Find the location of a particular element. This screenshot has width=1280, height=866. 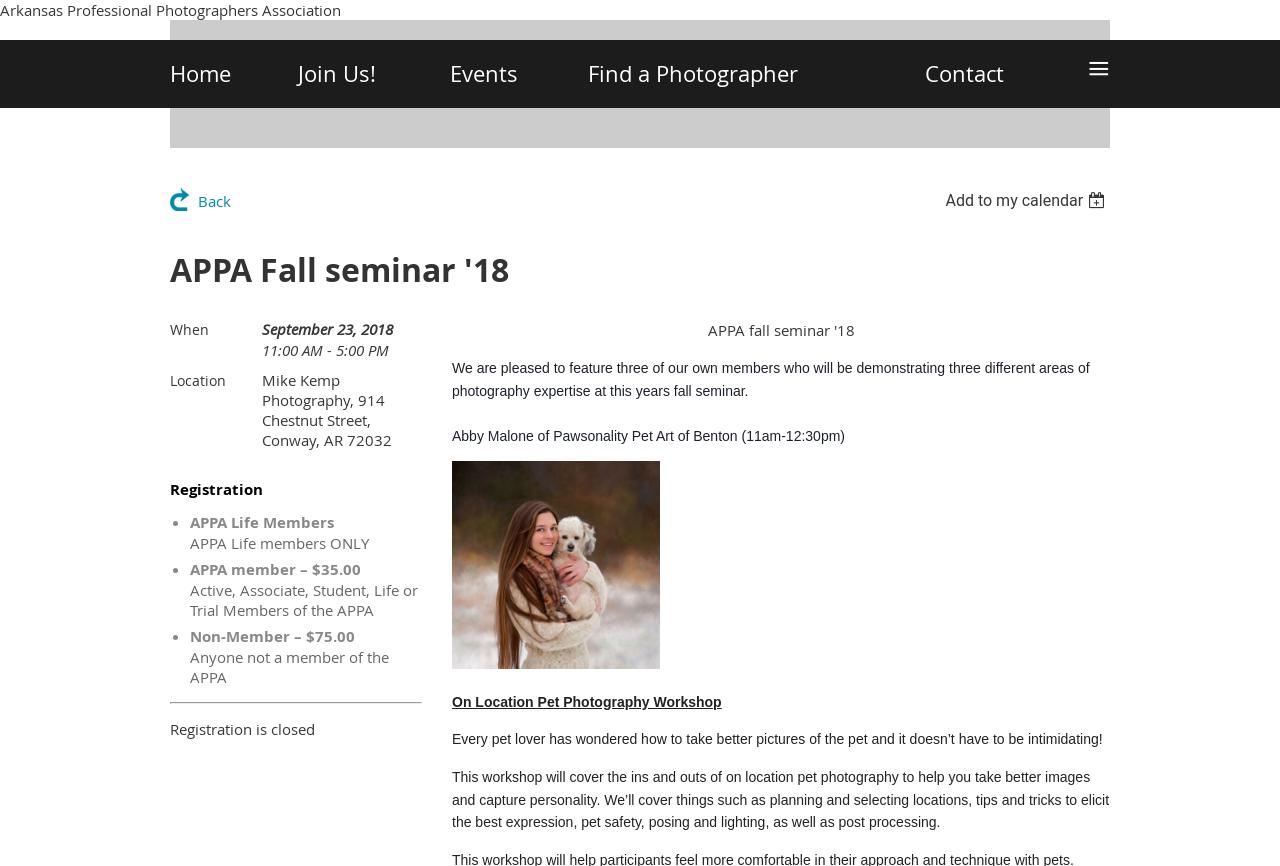

'Every pet lover has wondered how to take better pictures of the pet and it doesn’t have to be intimidating!' is located at coordinates (450, 737).